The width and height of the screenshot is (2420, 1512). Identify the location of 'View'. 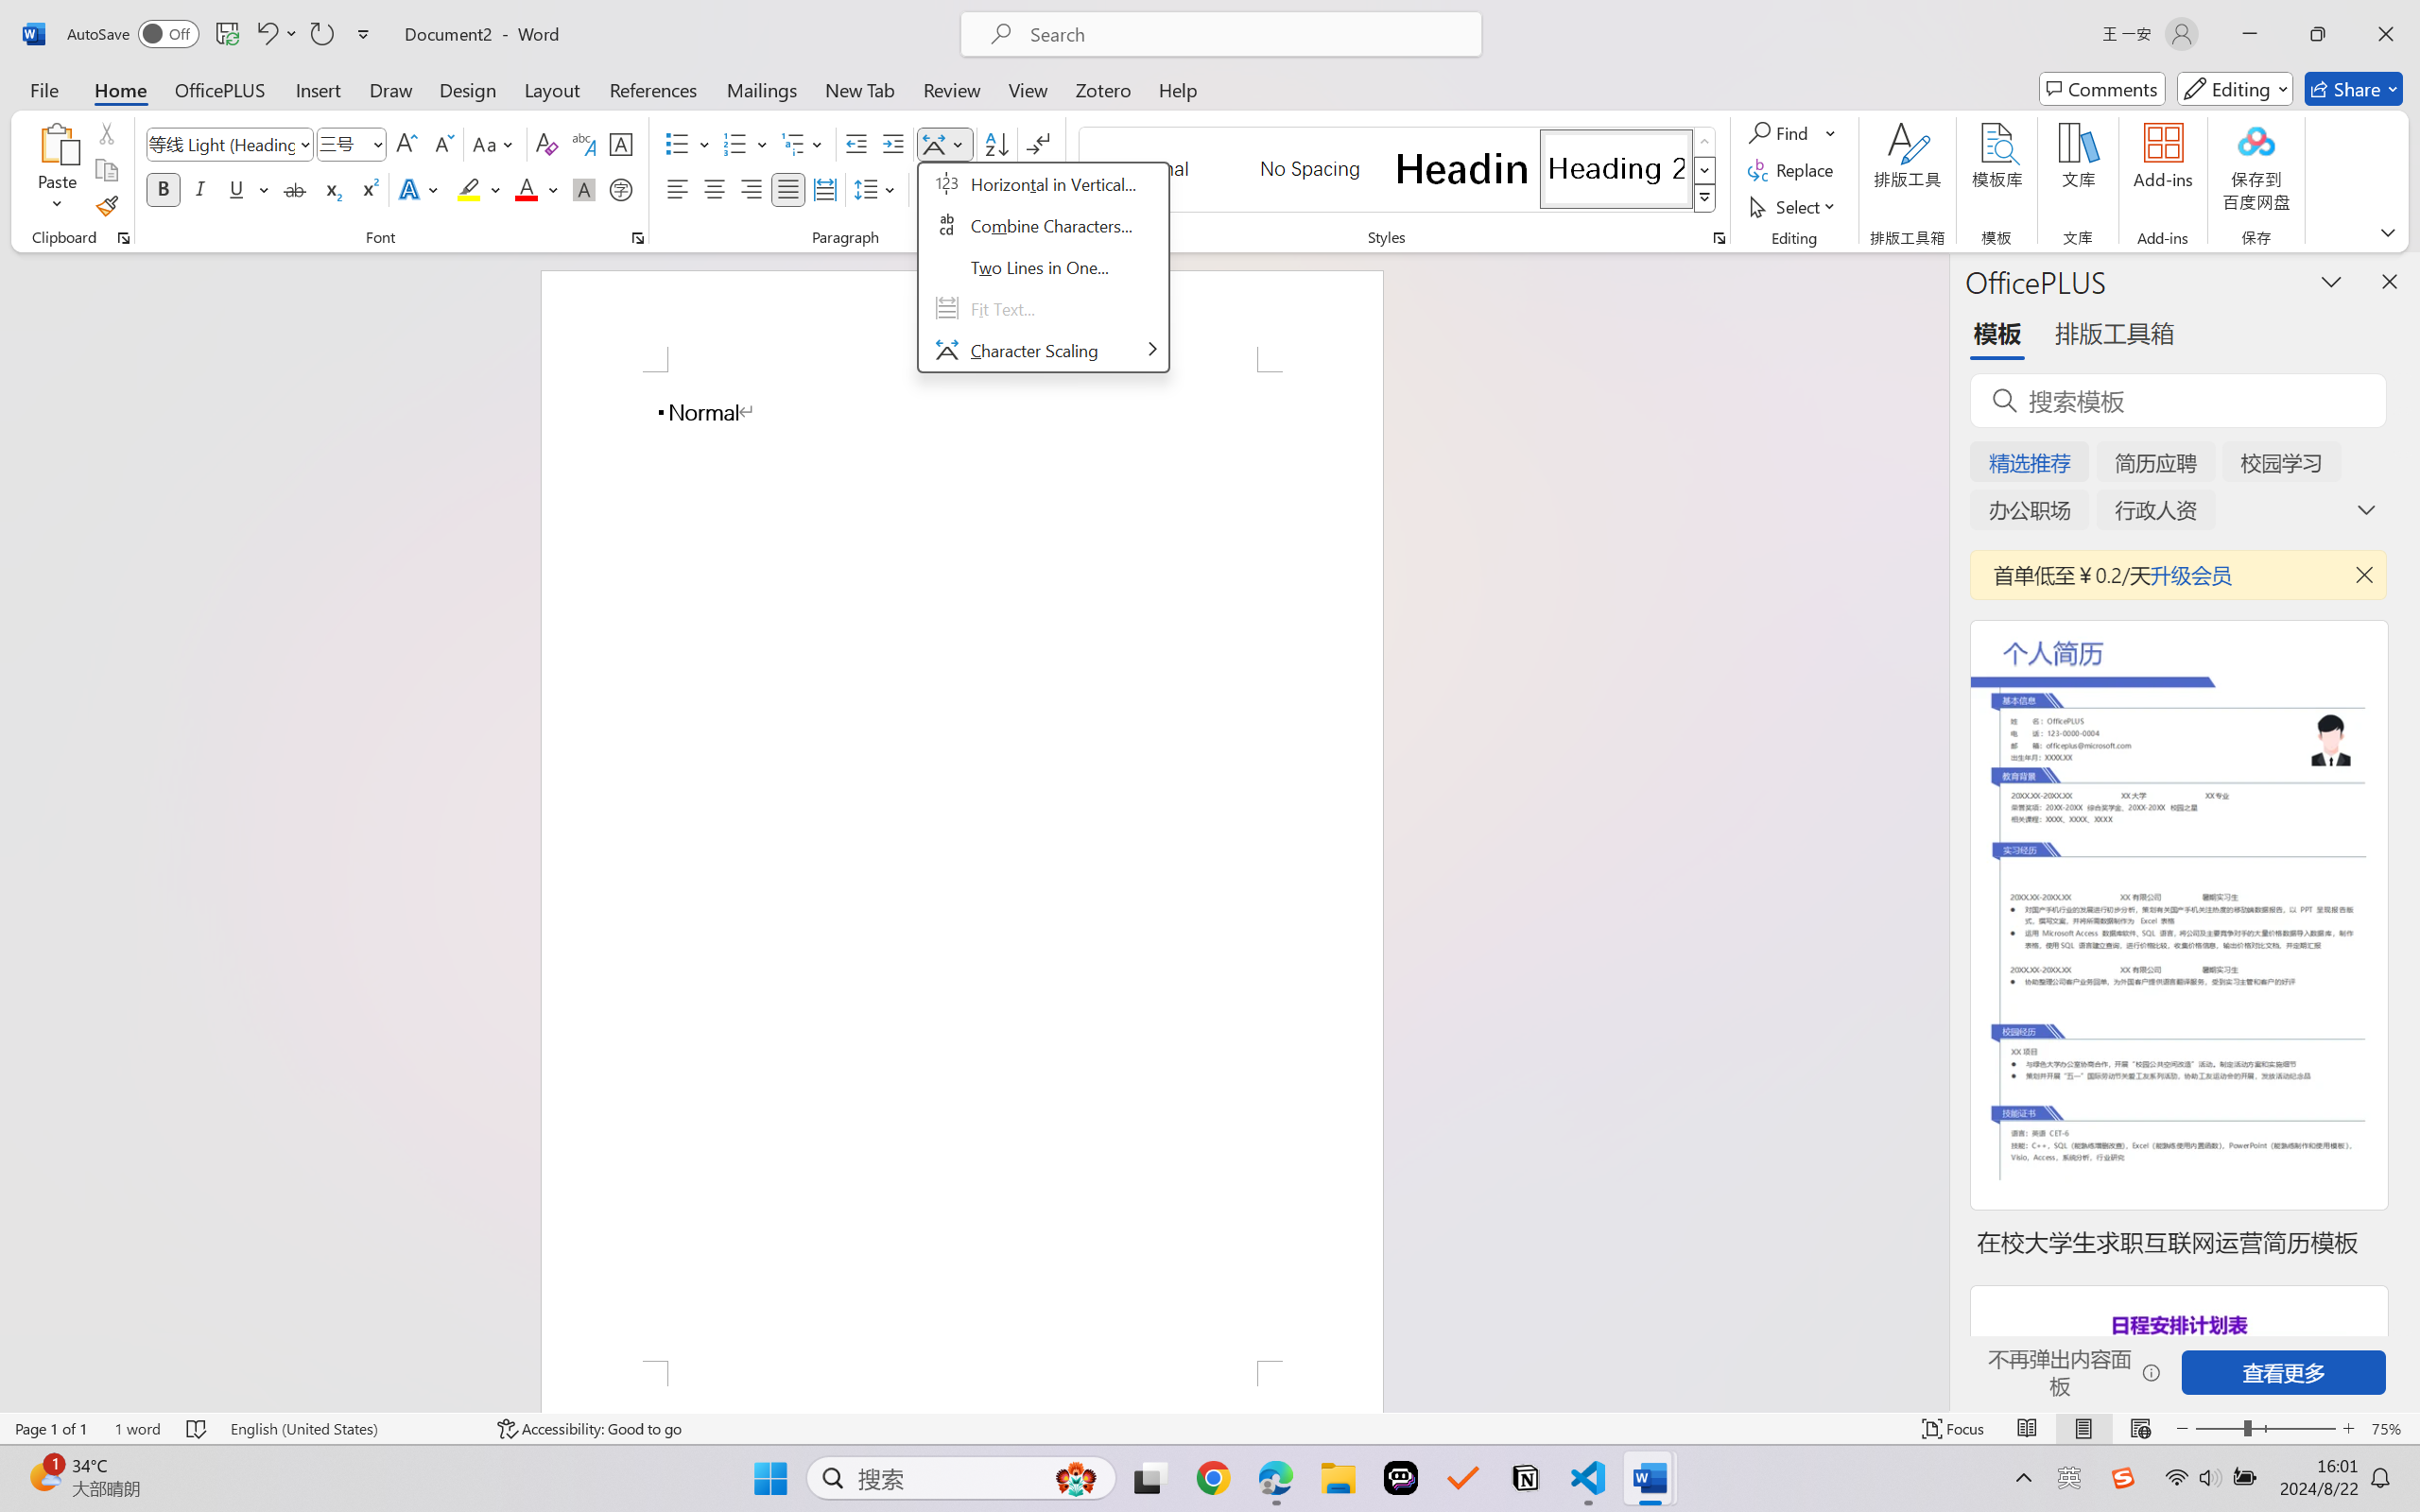
(1028, 88).